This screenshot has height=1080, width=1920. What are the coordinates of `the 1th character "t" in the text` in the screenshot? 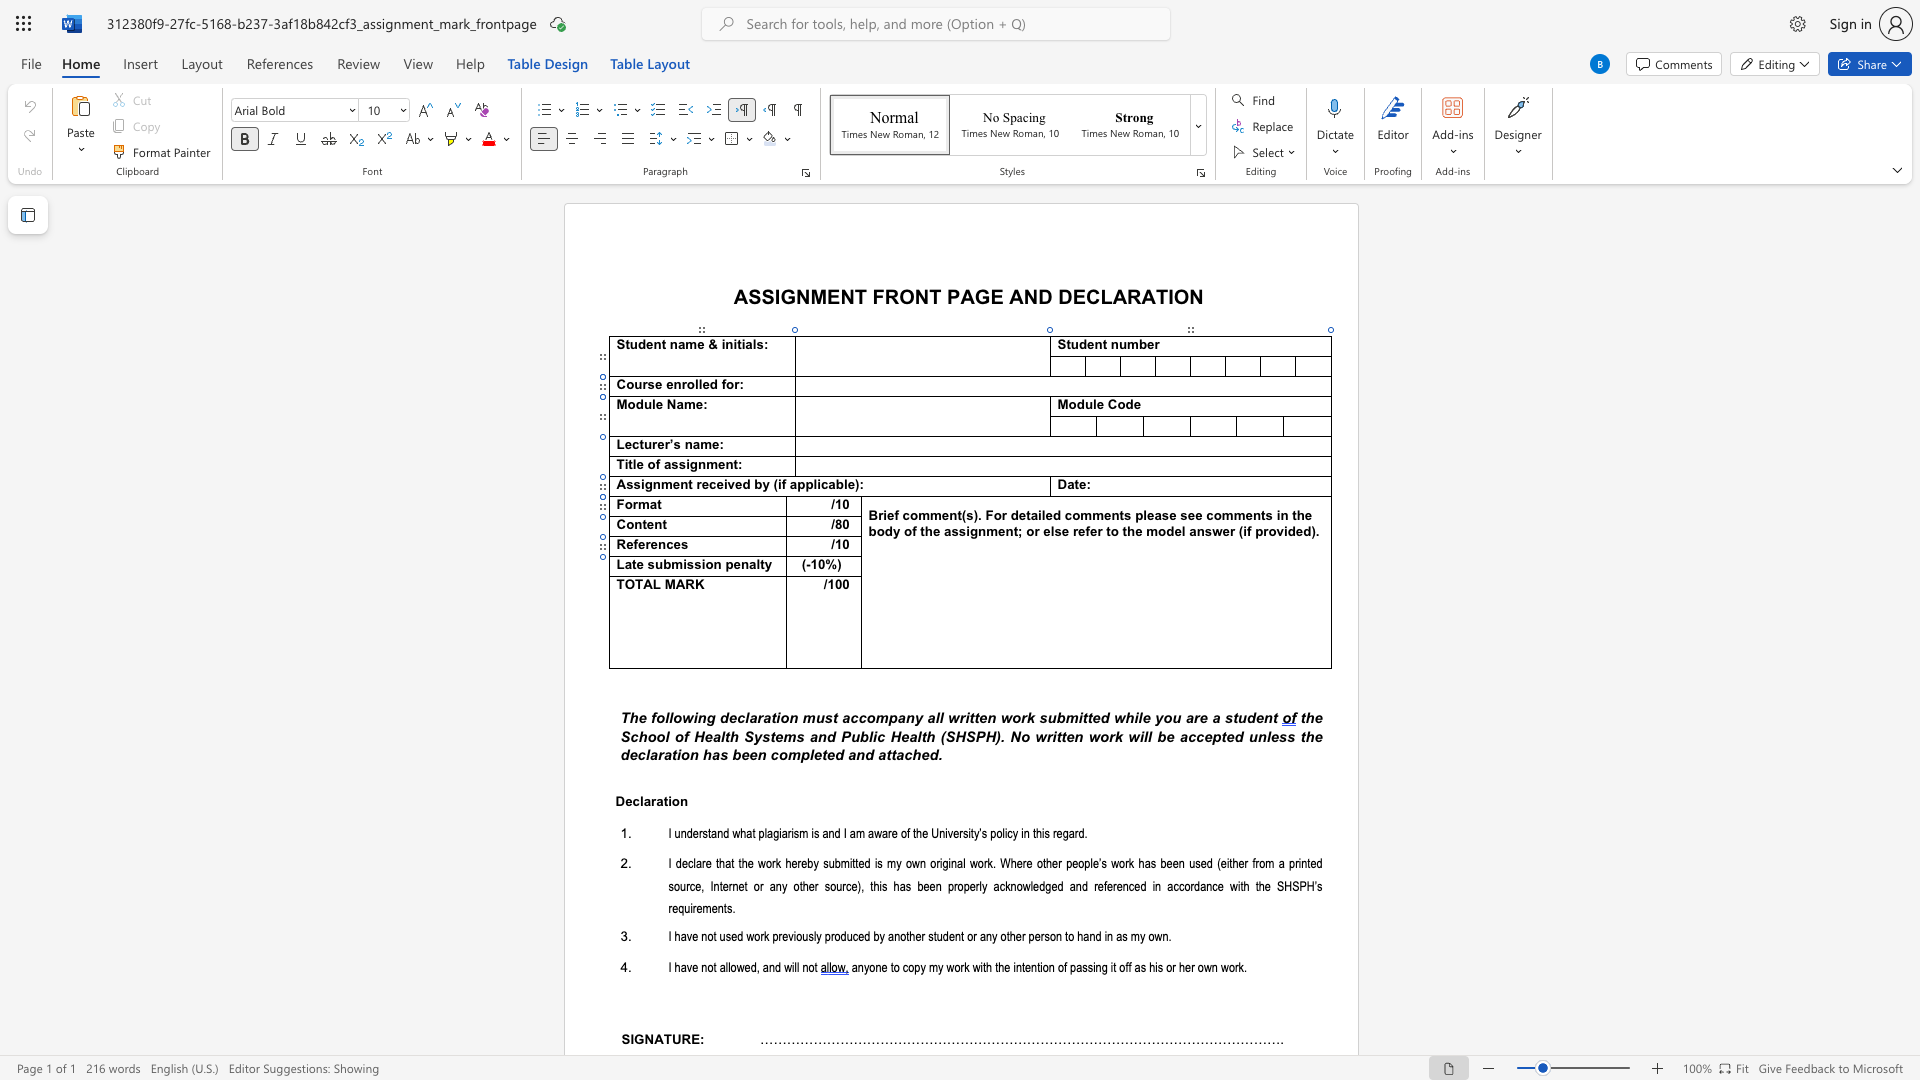 It's located at (633, 564).